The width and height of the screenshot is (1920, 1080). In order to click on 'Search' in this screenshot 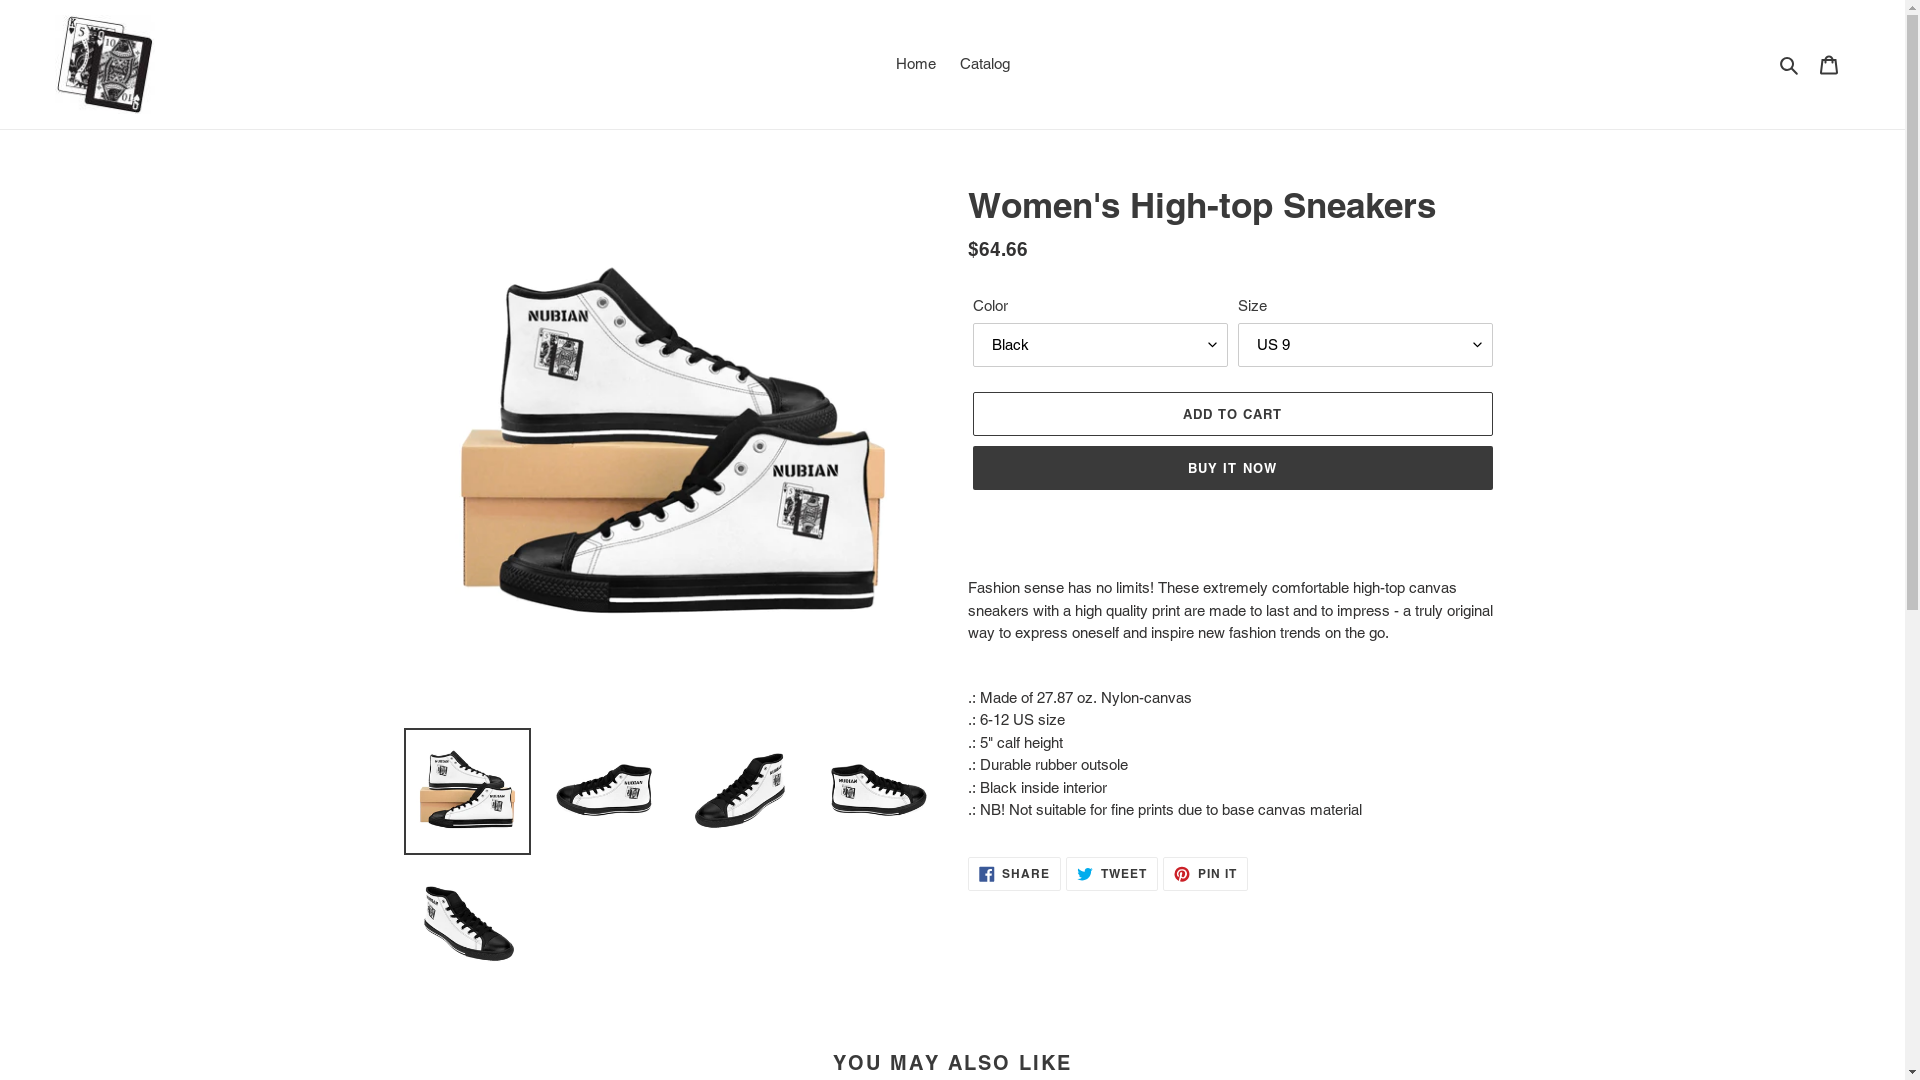, I will do `click(1790, 63)`.